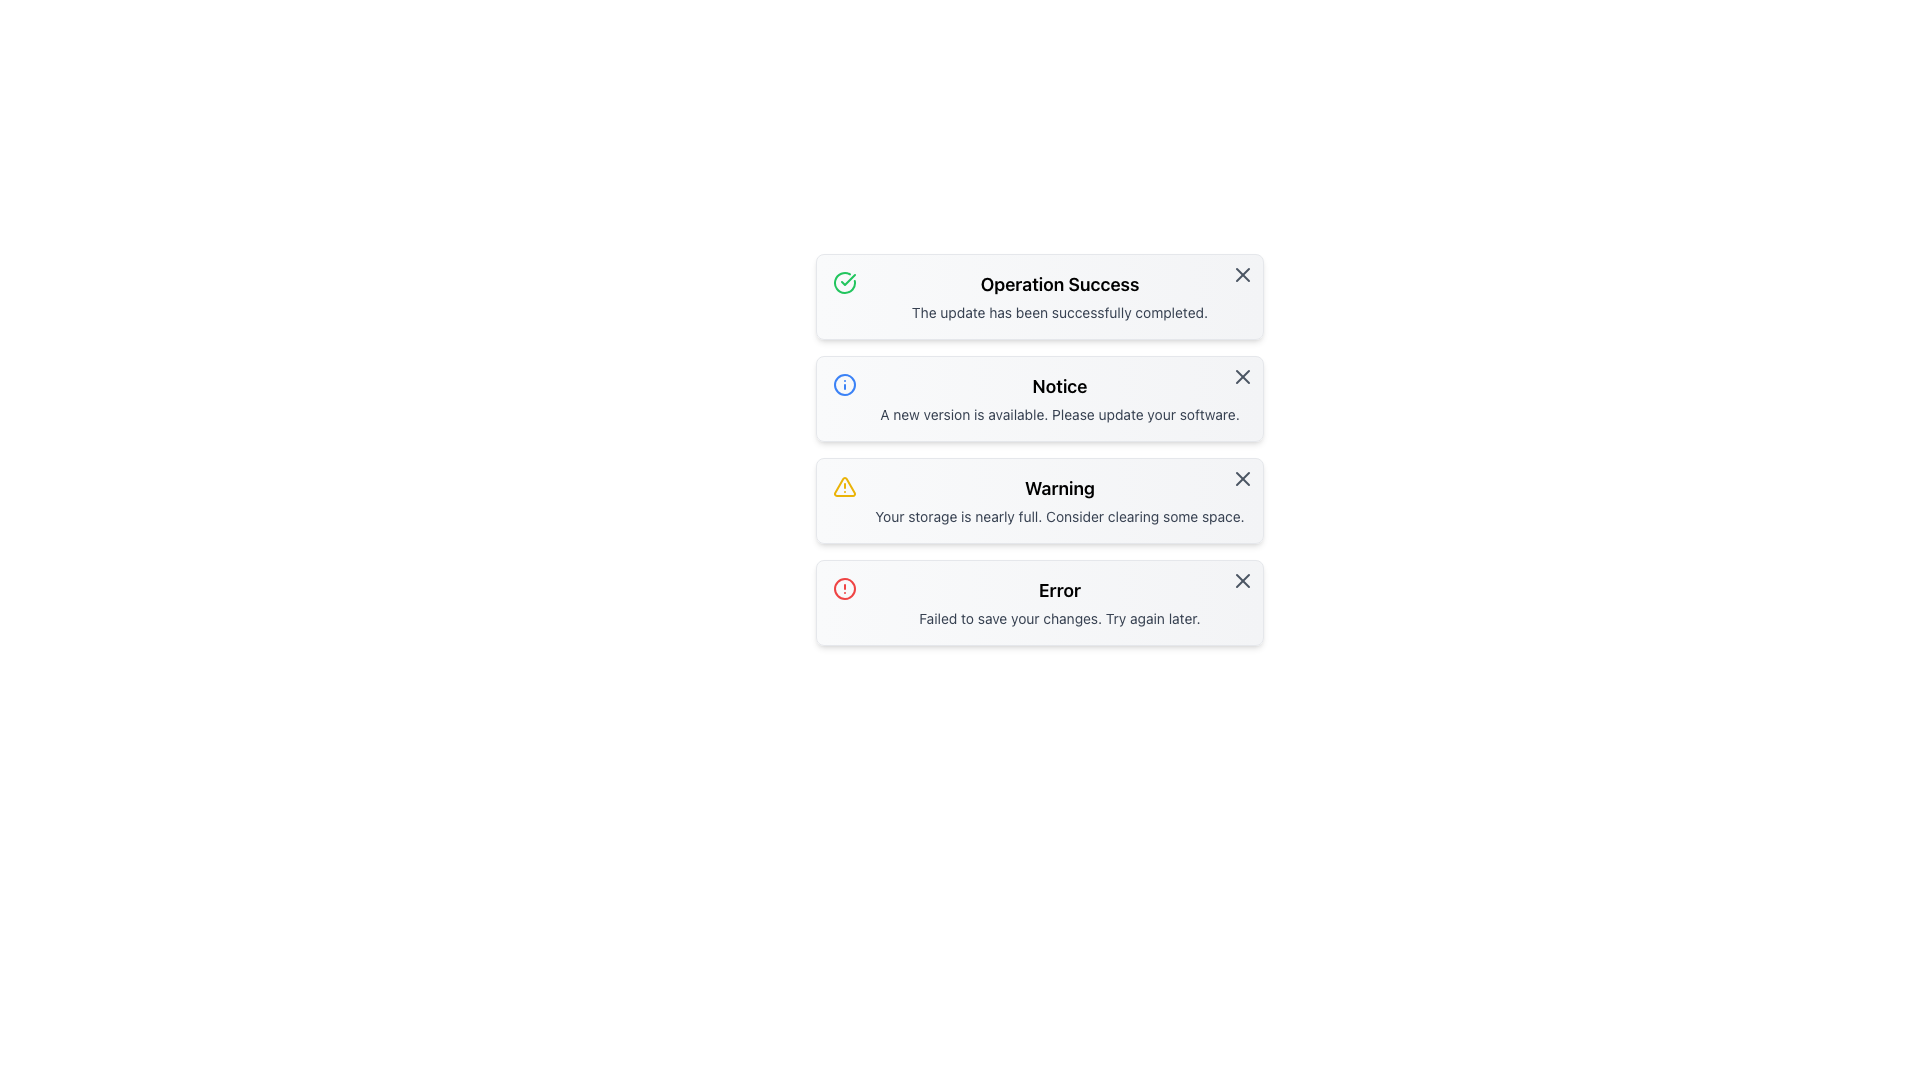 The height and width of the screenshot is (1080, 1920). Describe the element at coordinates (1059, 398) in the screenshot. I see `the informational text block that contains the header 'Notice' and the message 'A new version is available. Please update your software.'` at that location.